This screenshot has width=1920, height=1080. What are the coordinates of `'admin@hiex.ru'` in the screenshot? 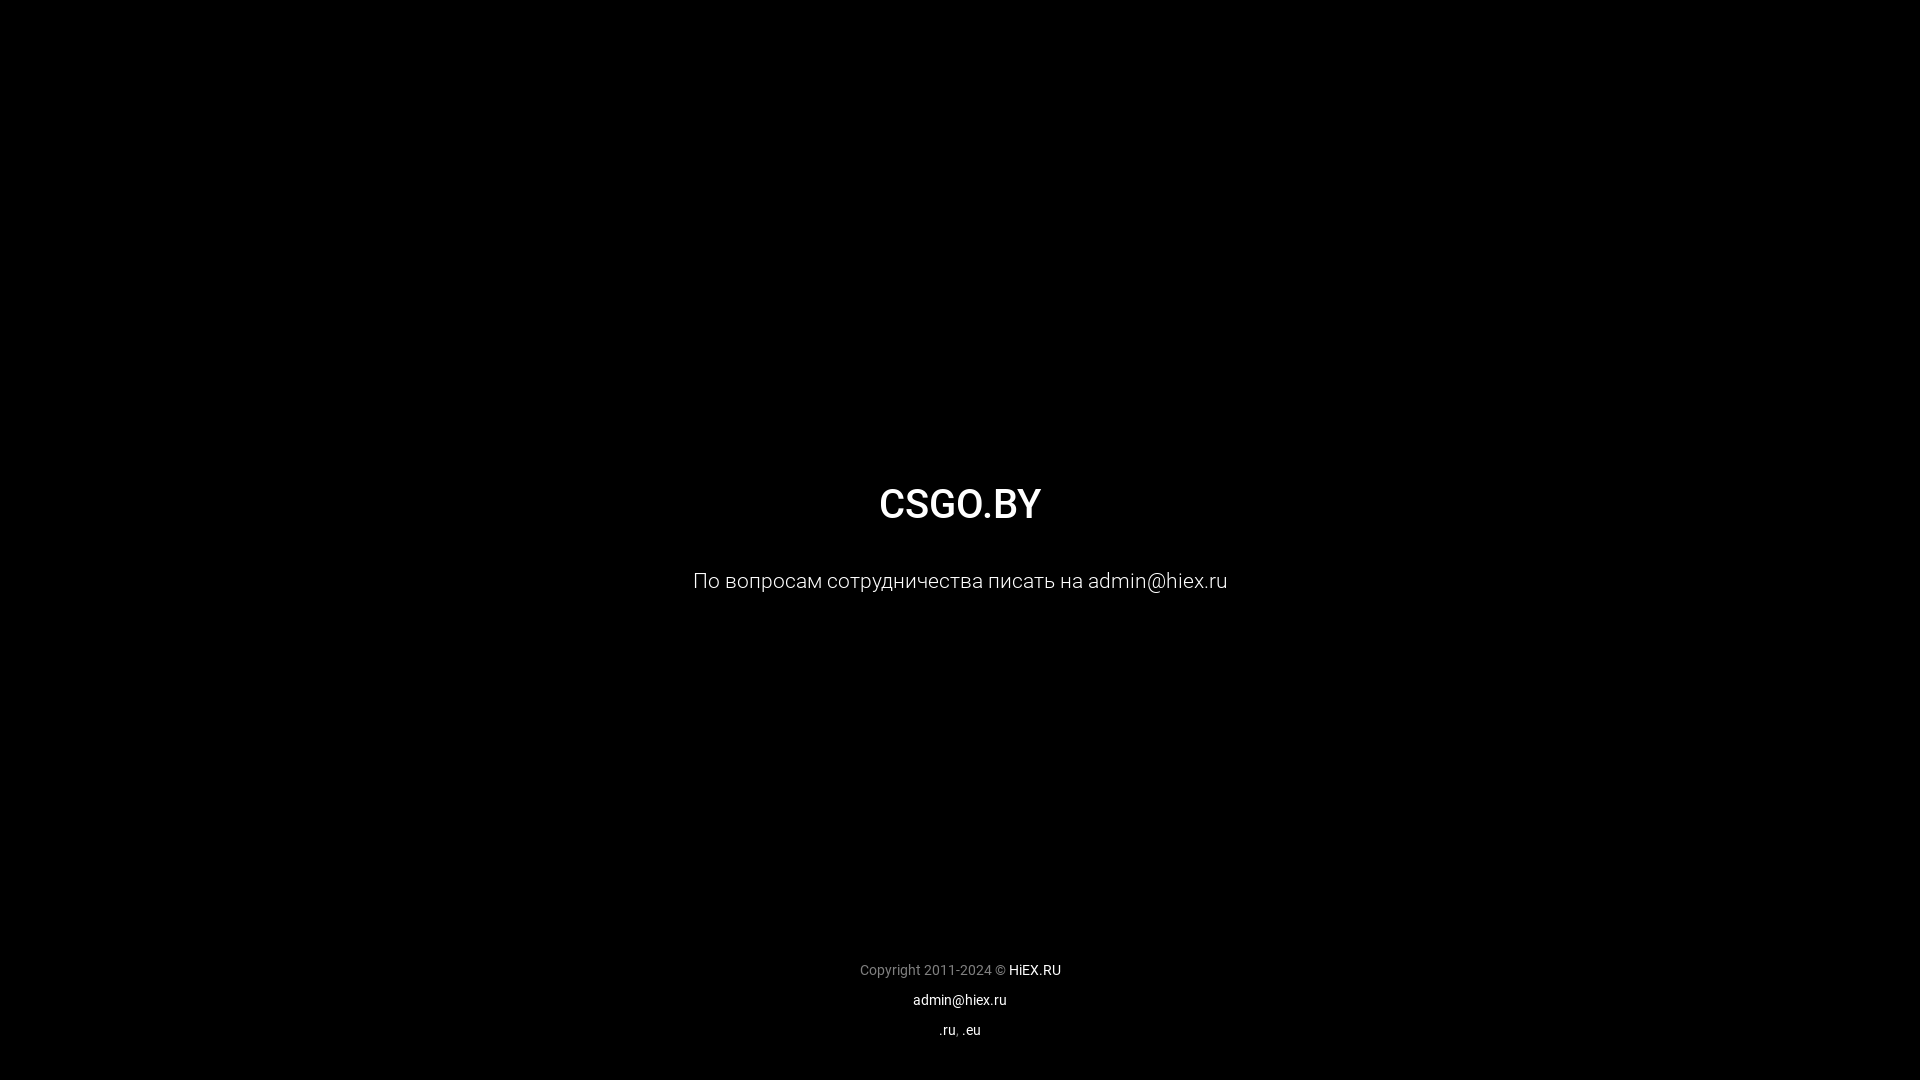 It's located at (960, 999).